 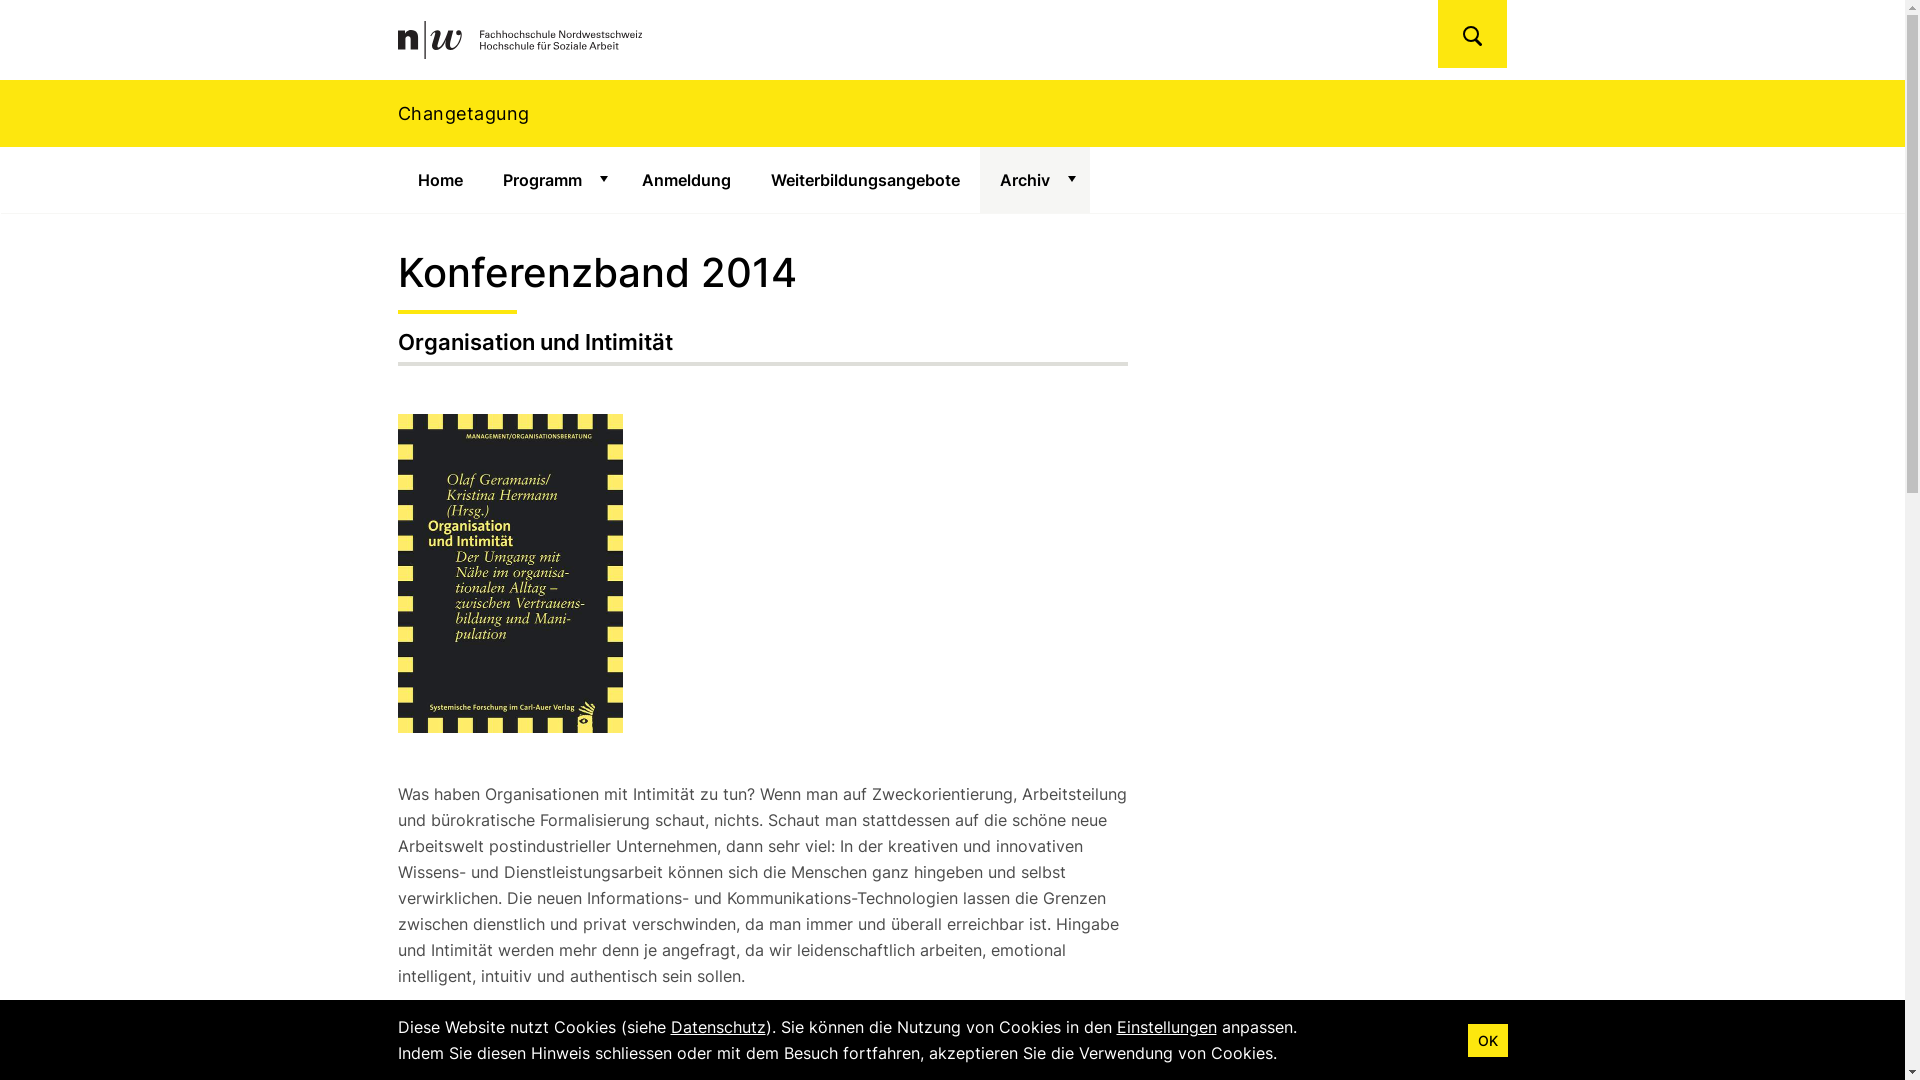 I want to click on 'Anmeldung', so click(x=686, y=180).